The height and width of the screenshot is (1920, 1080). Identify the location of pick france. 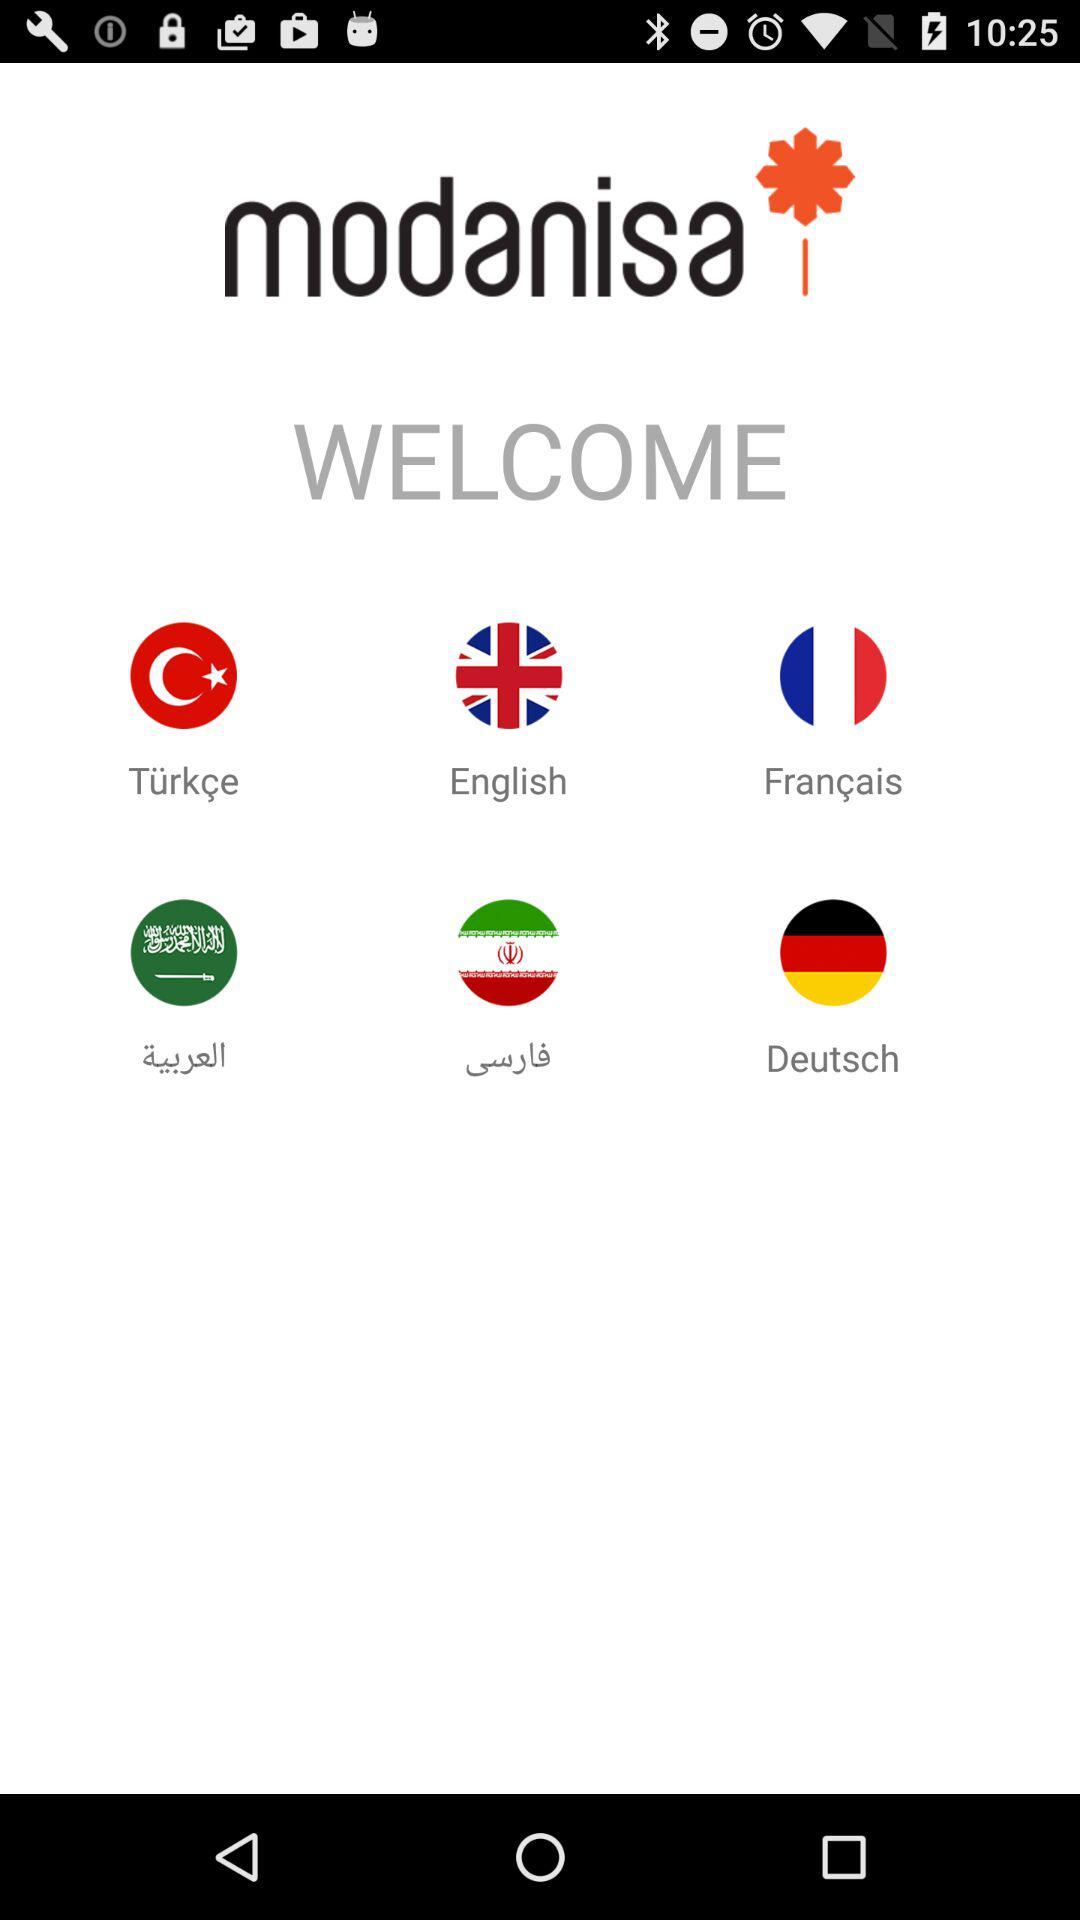
(833, 675).